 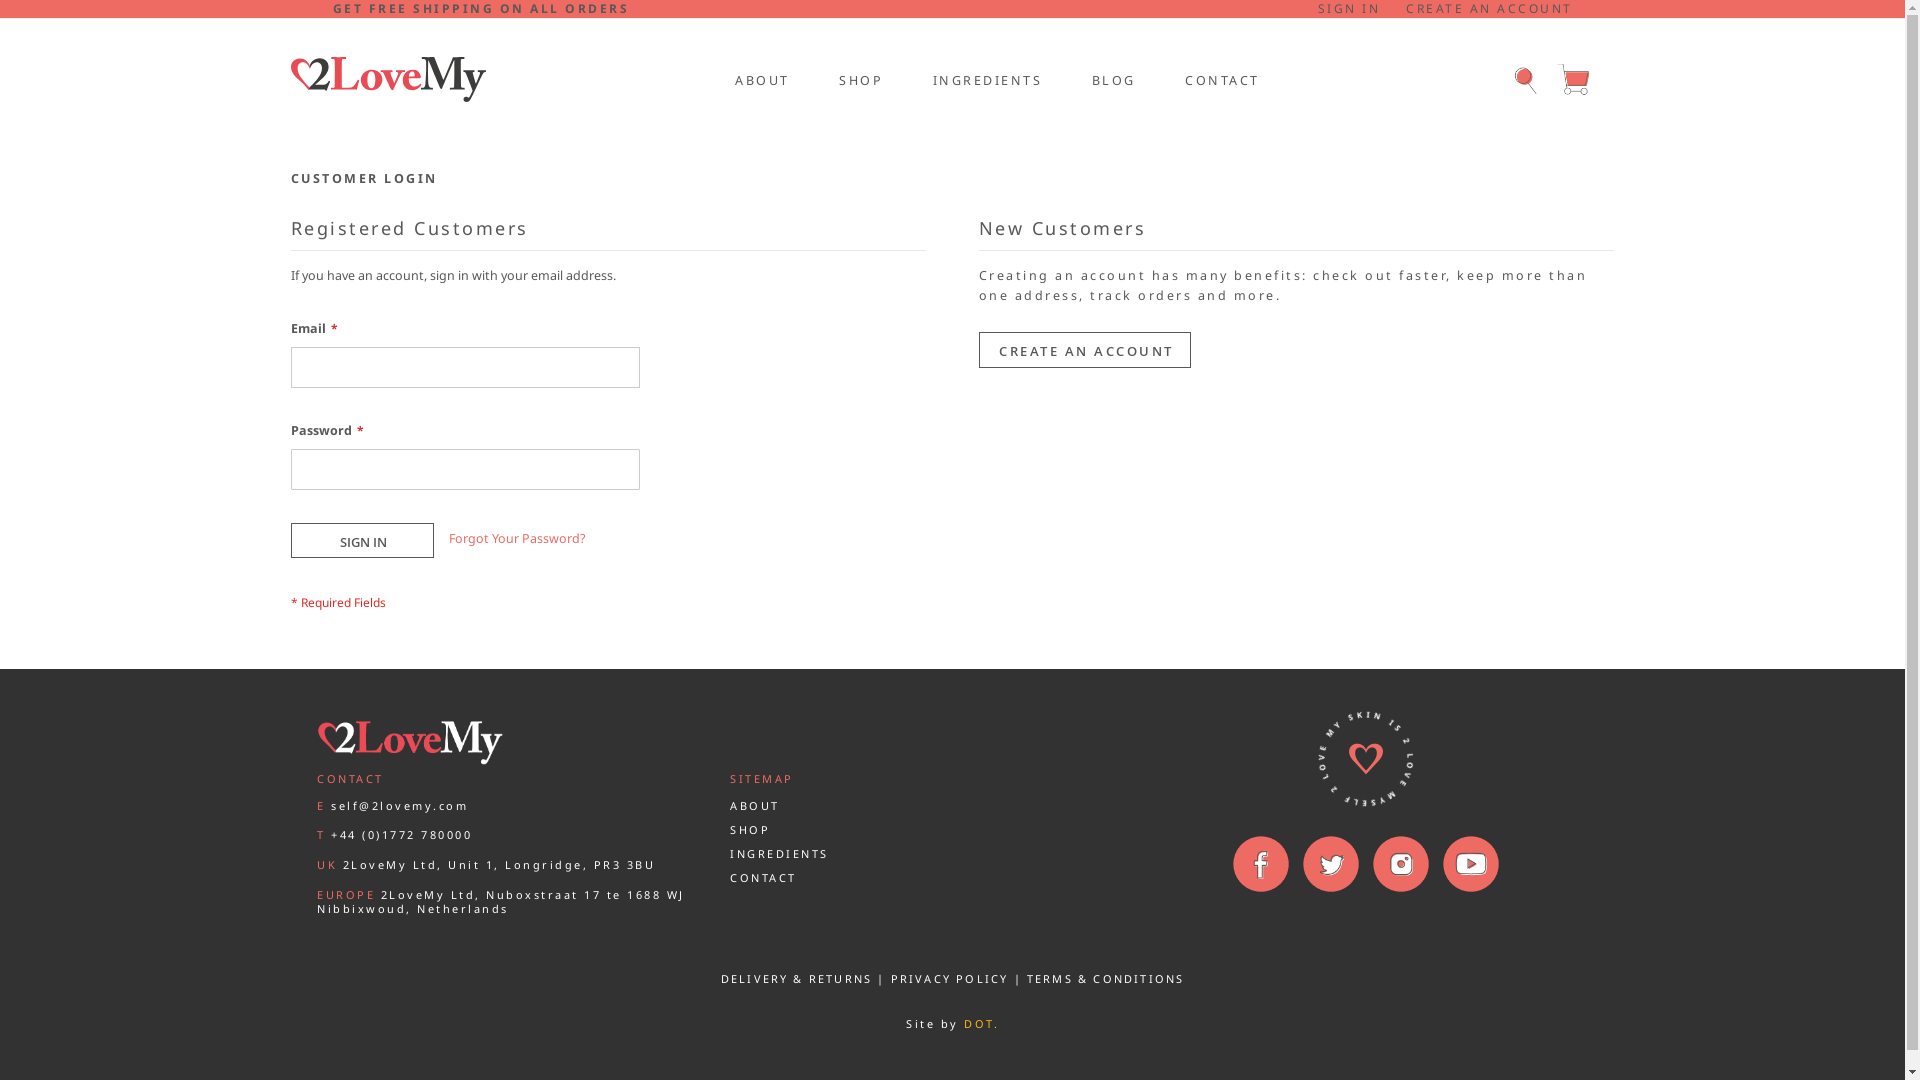 What do you see at coordinates (1330, 863) in the screenshot?
I see `'Twitter'` at bounding box center [1330, 863].